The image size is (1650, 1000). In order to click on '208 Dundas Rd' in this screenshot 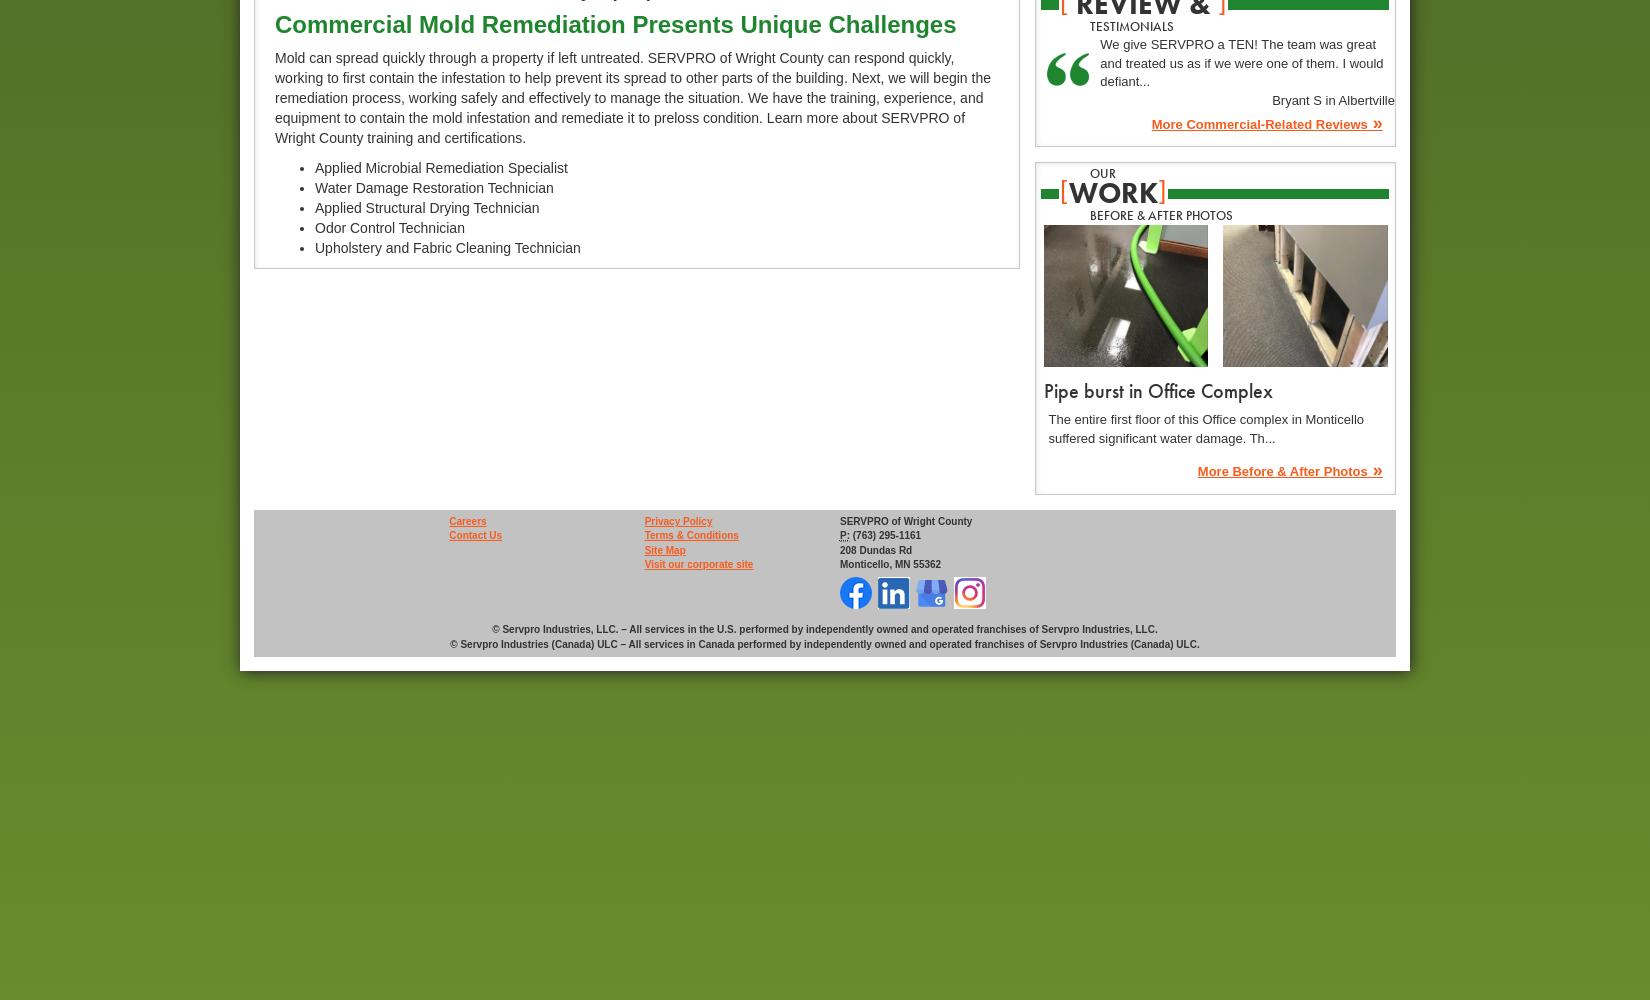, I will do `click(875, 549)`.